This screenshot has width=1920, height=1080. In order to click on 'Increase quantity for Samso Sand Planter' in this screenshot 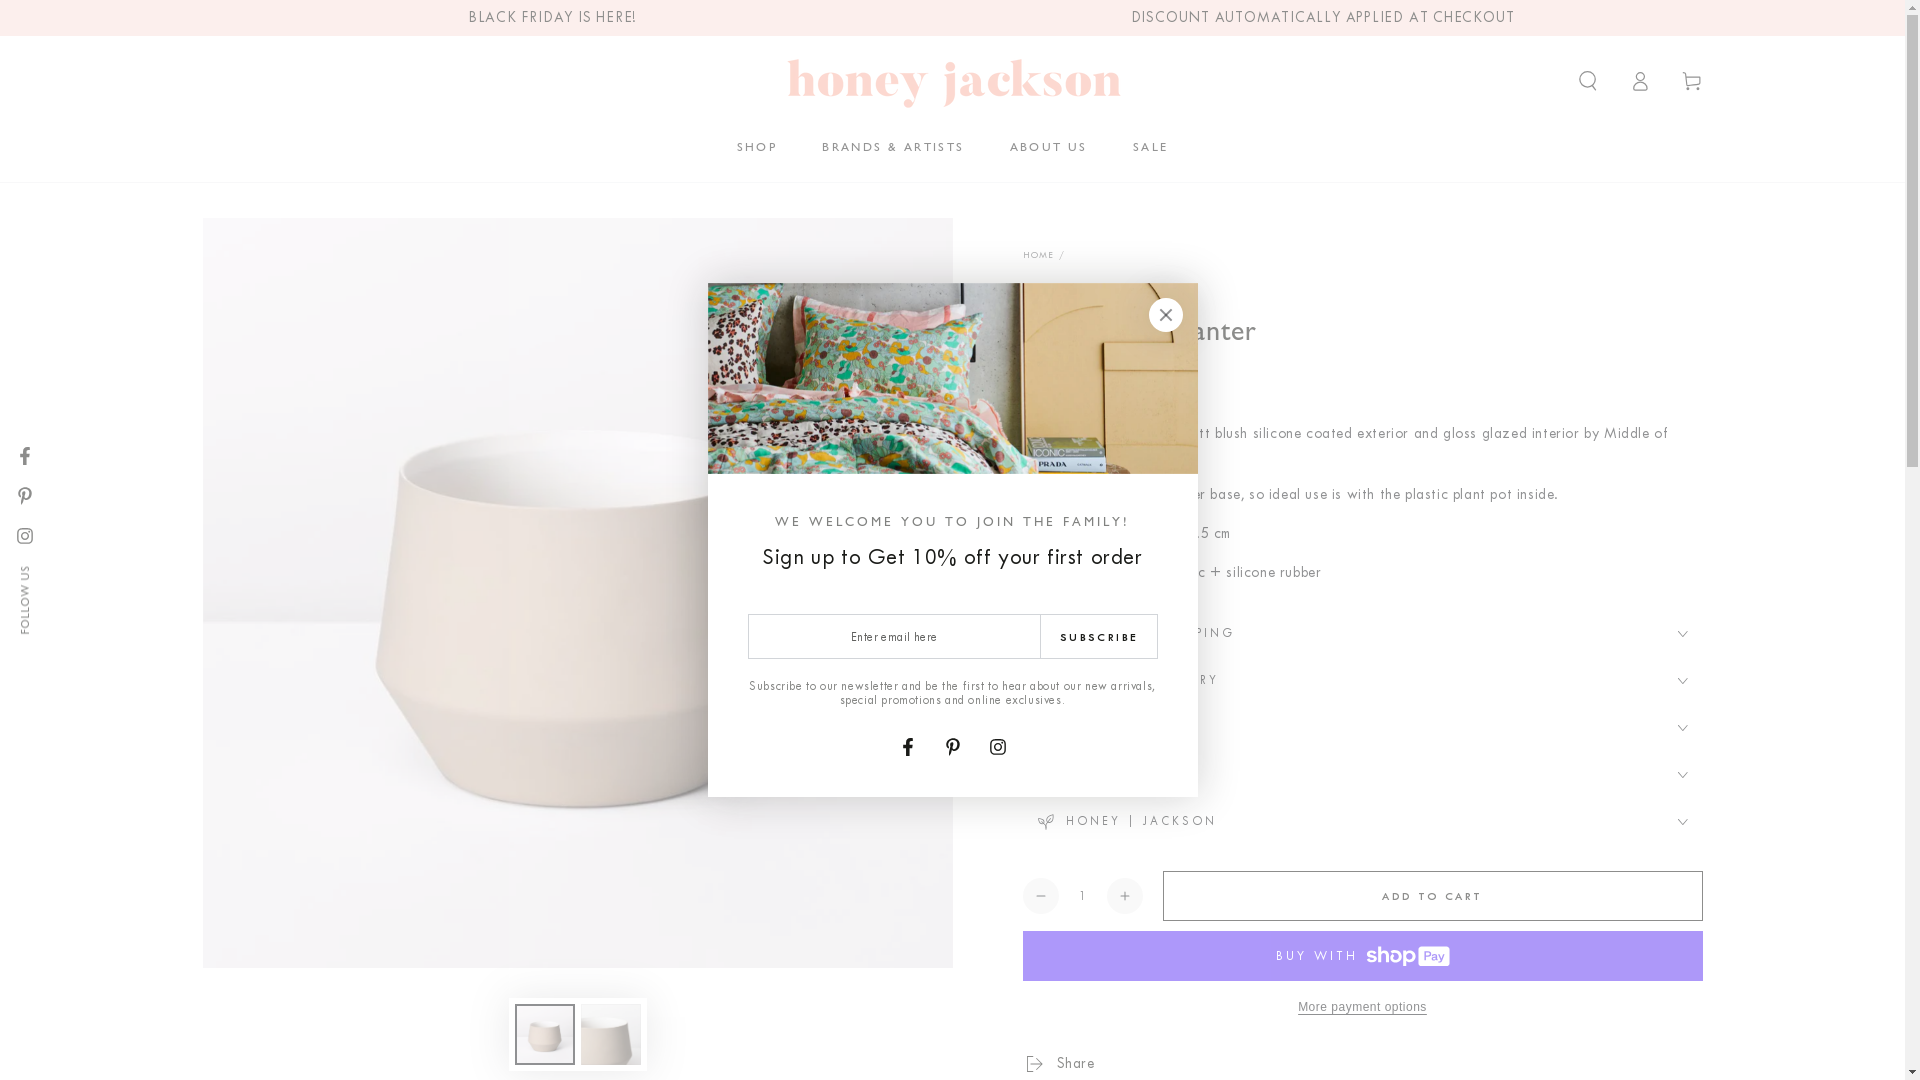, I will do `click(1123, 894)`.